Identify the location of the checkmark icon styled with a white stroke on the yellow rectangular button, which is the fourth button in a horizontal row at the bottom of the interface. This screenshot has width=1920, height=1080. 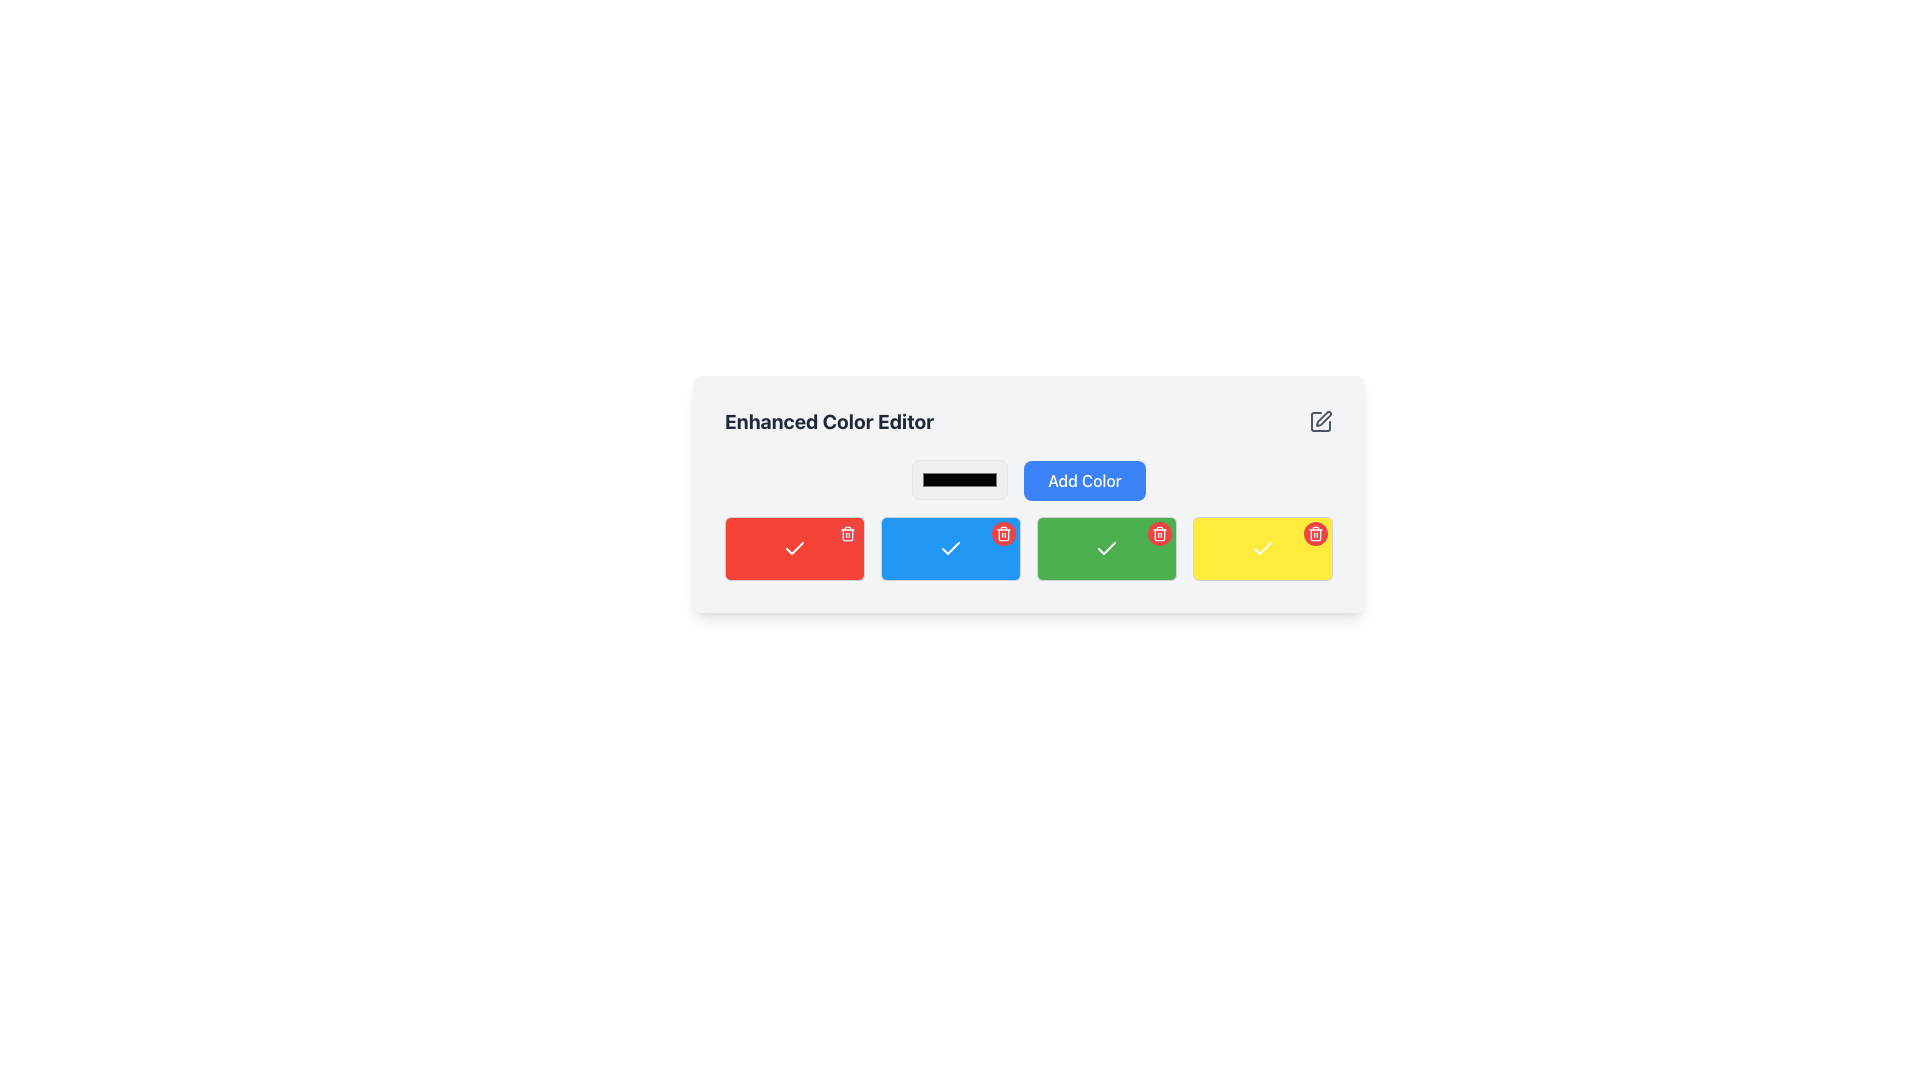
(1261, 548).